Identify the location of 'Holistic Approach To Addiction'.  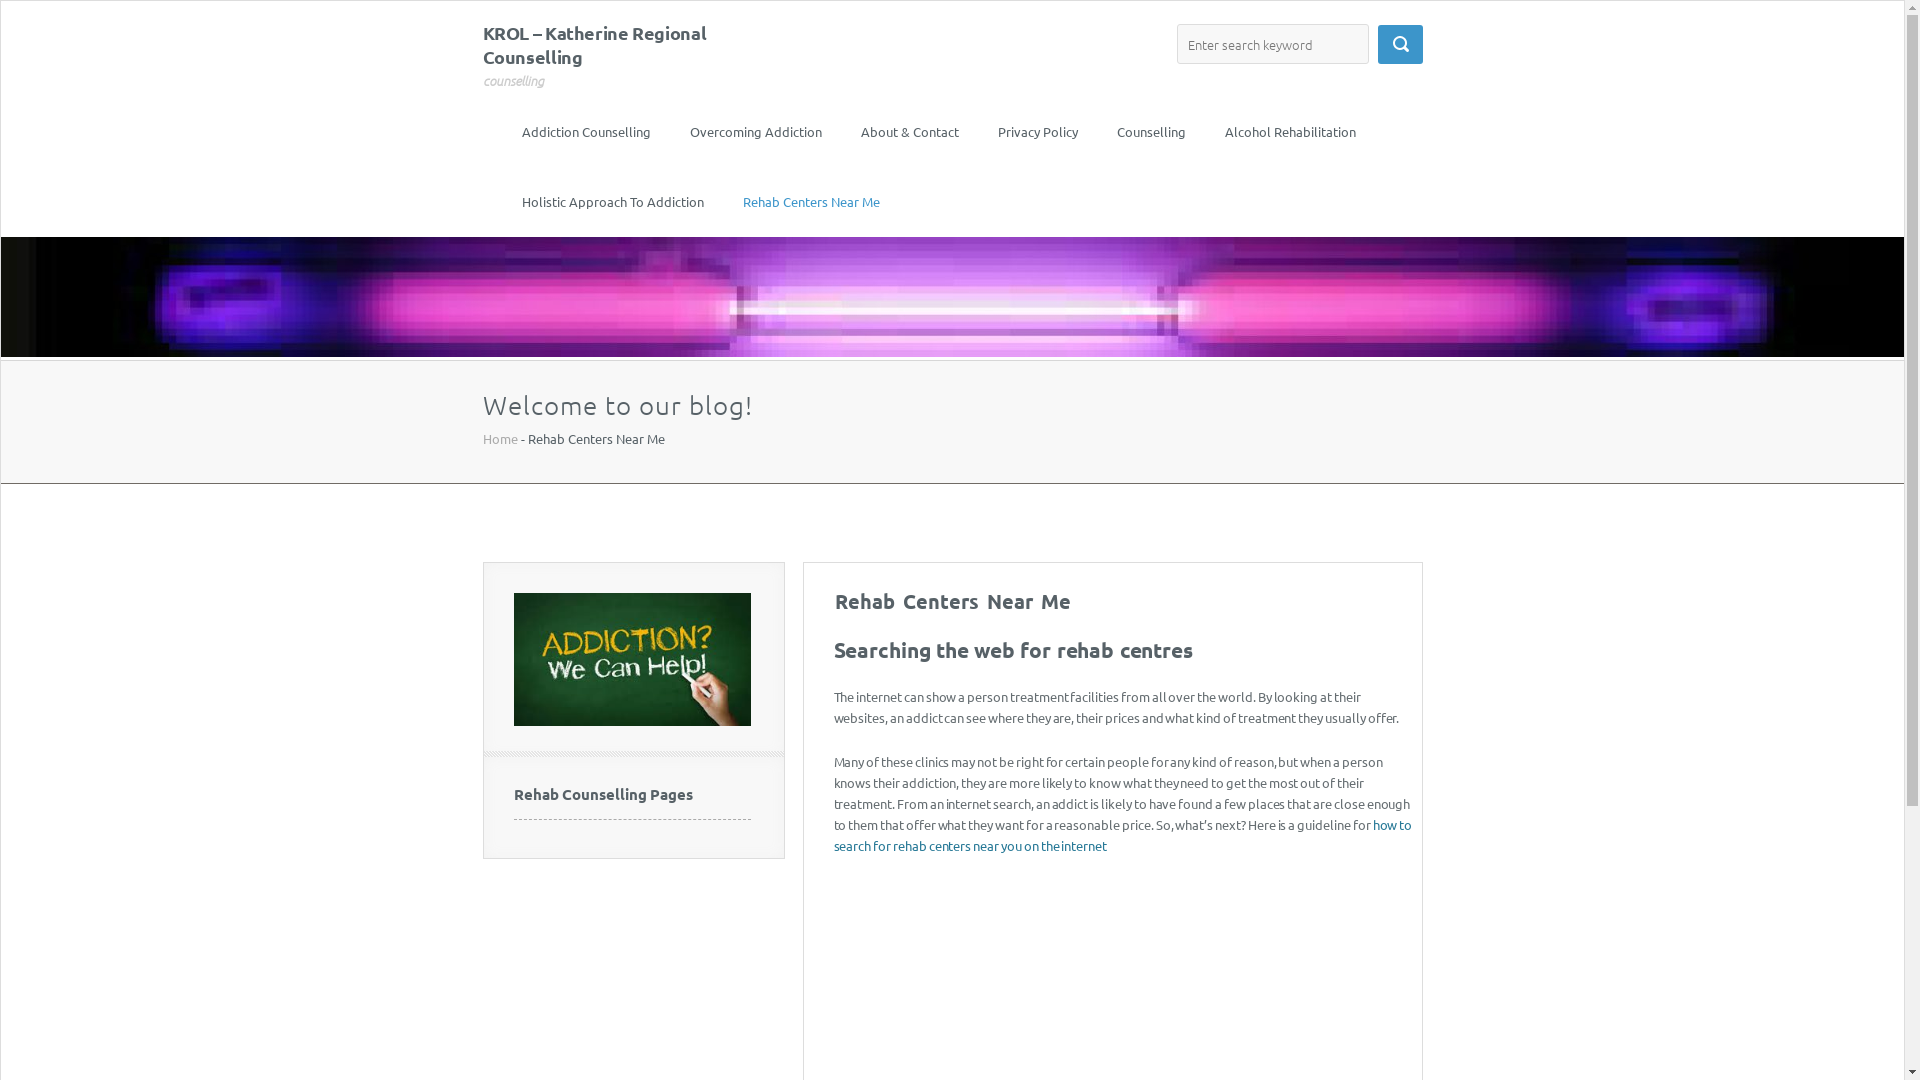
(612, 201).